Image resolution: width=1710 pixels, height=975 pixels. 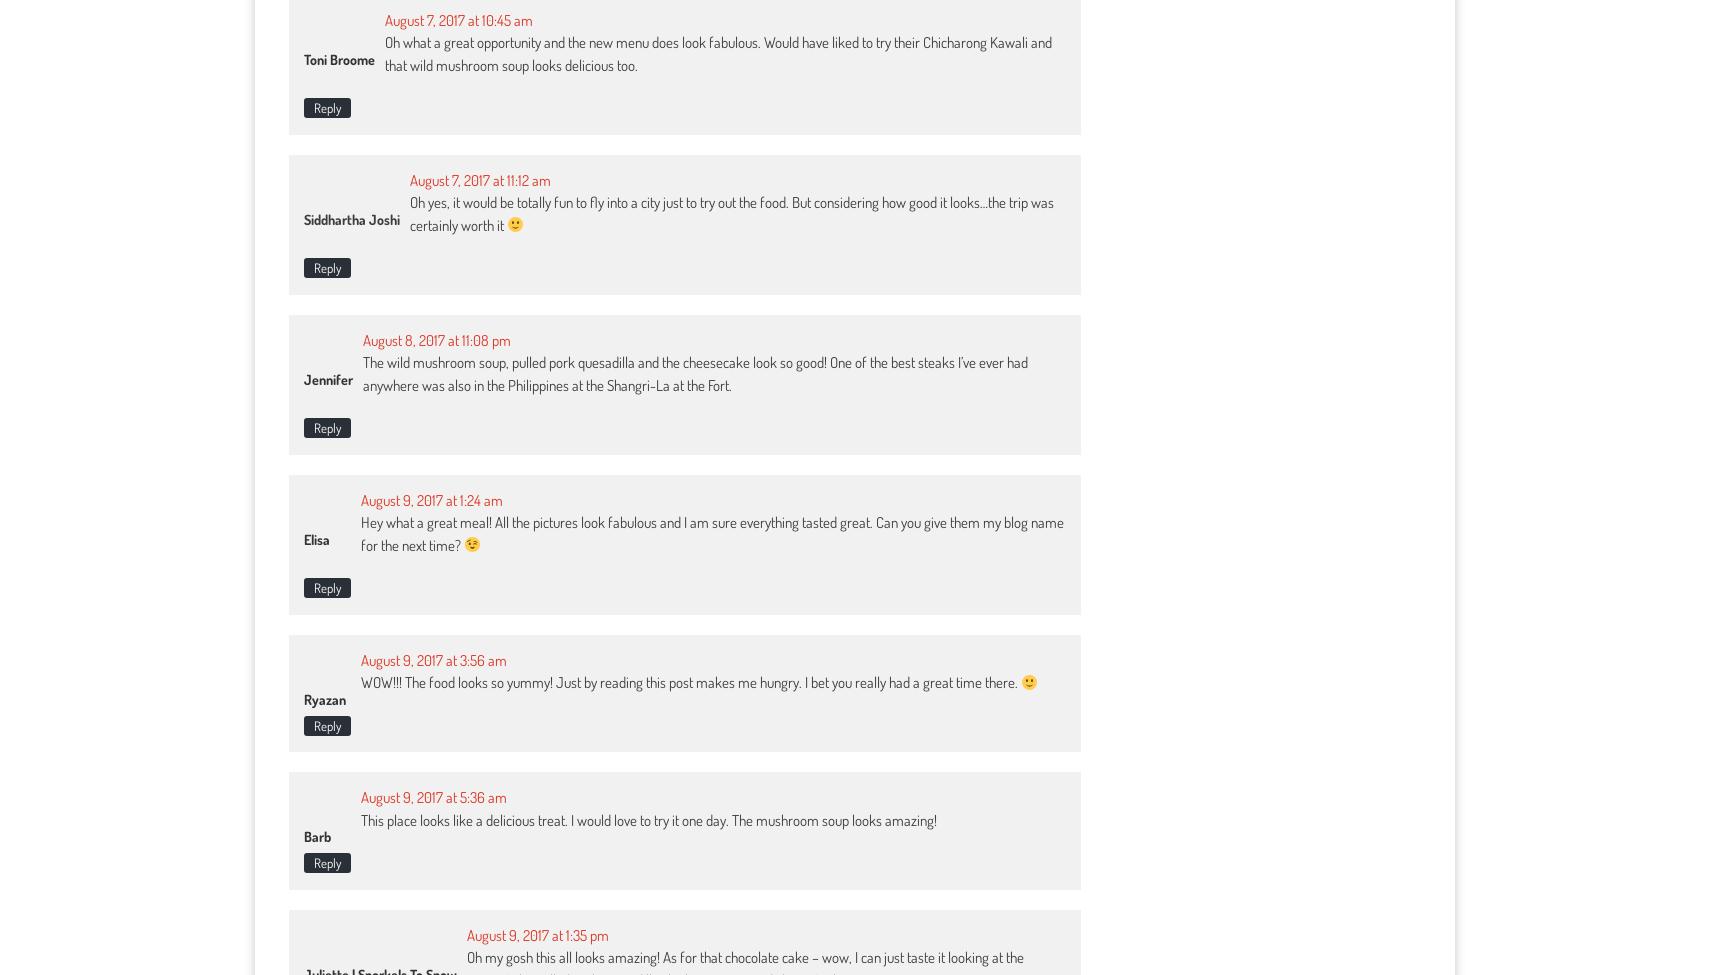 I want to click on 'Oh what a great opportunity and the new menu does look fabulous.  Would have liked to try their Chicharong Kawali and that wild mushroom soup looks delicious too.', so click(x=718, y=53).